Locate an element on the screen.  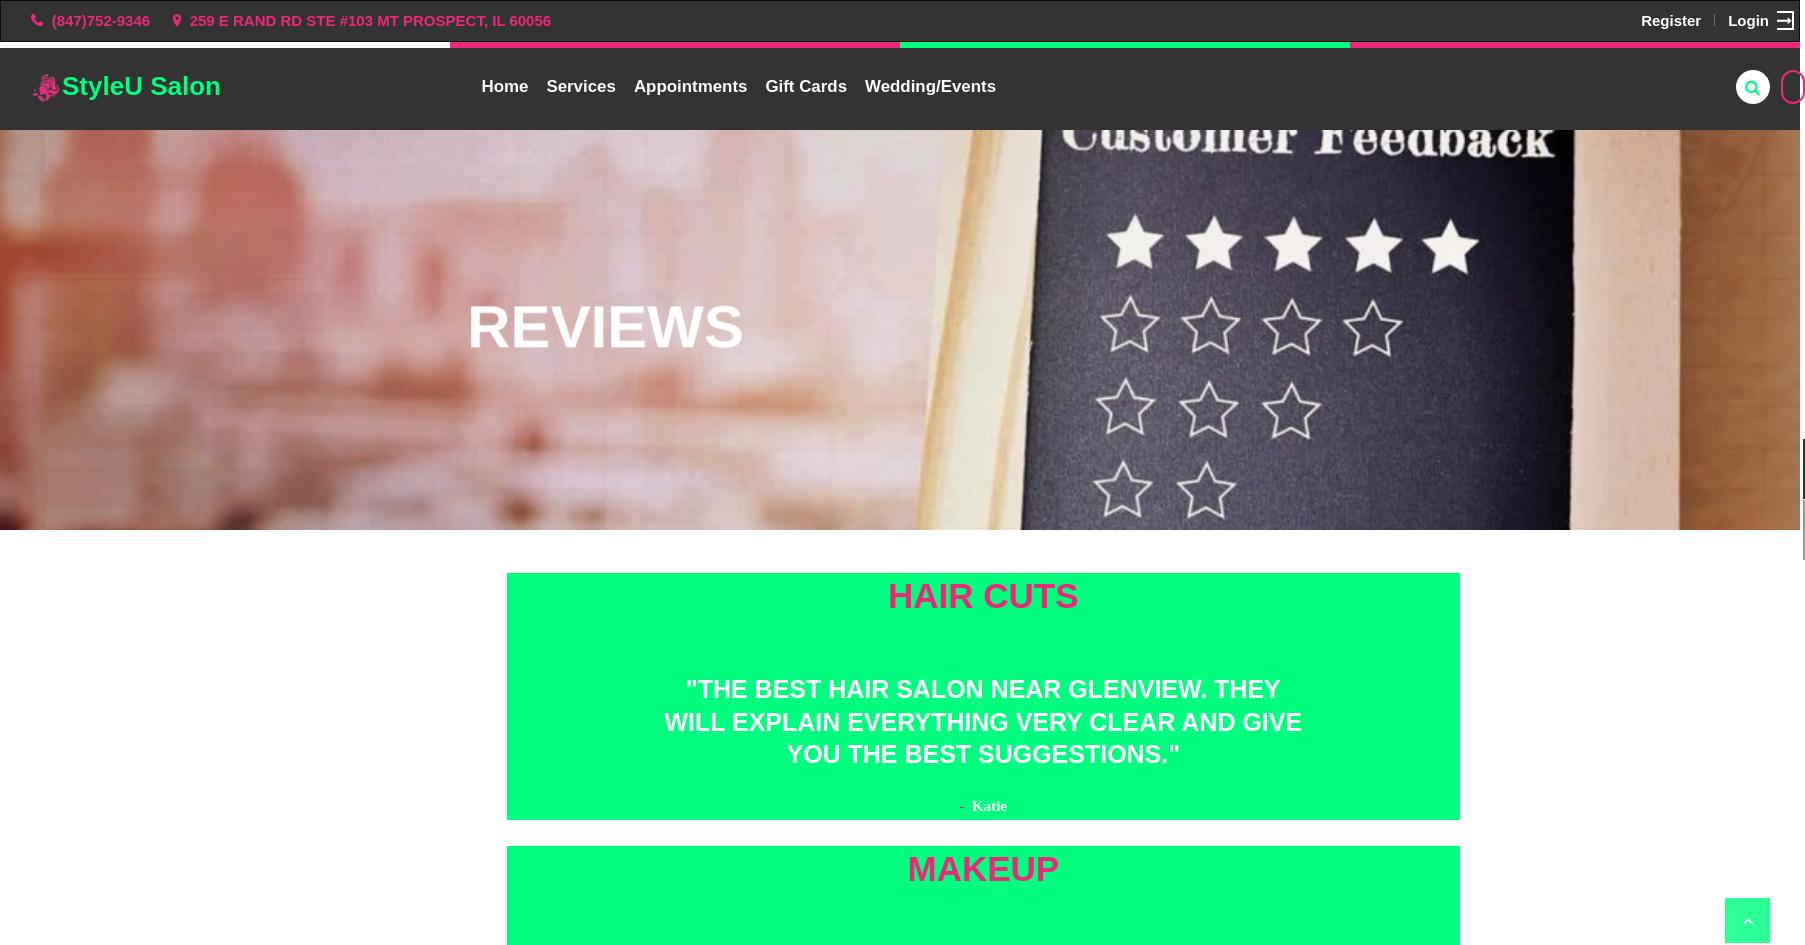
'Hair Cuts' is located at coordinates (982, 594).